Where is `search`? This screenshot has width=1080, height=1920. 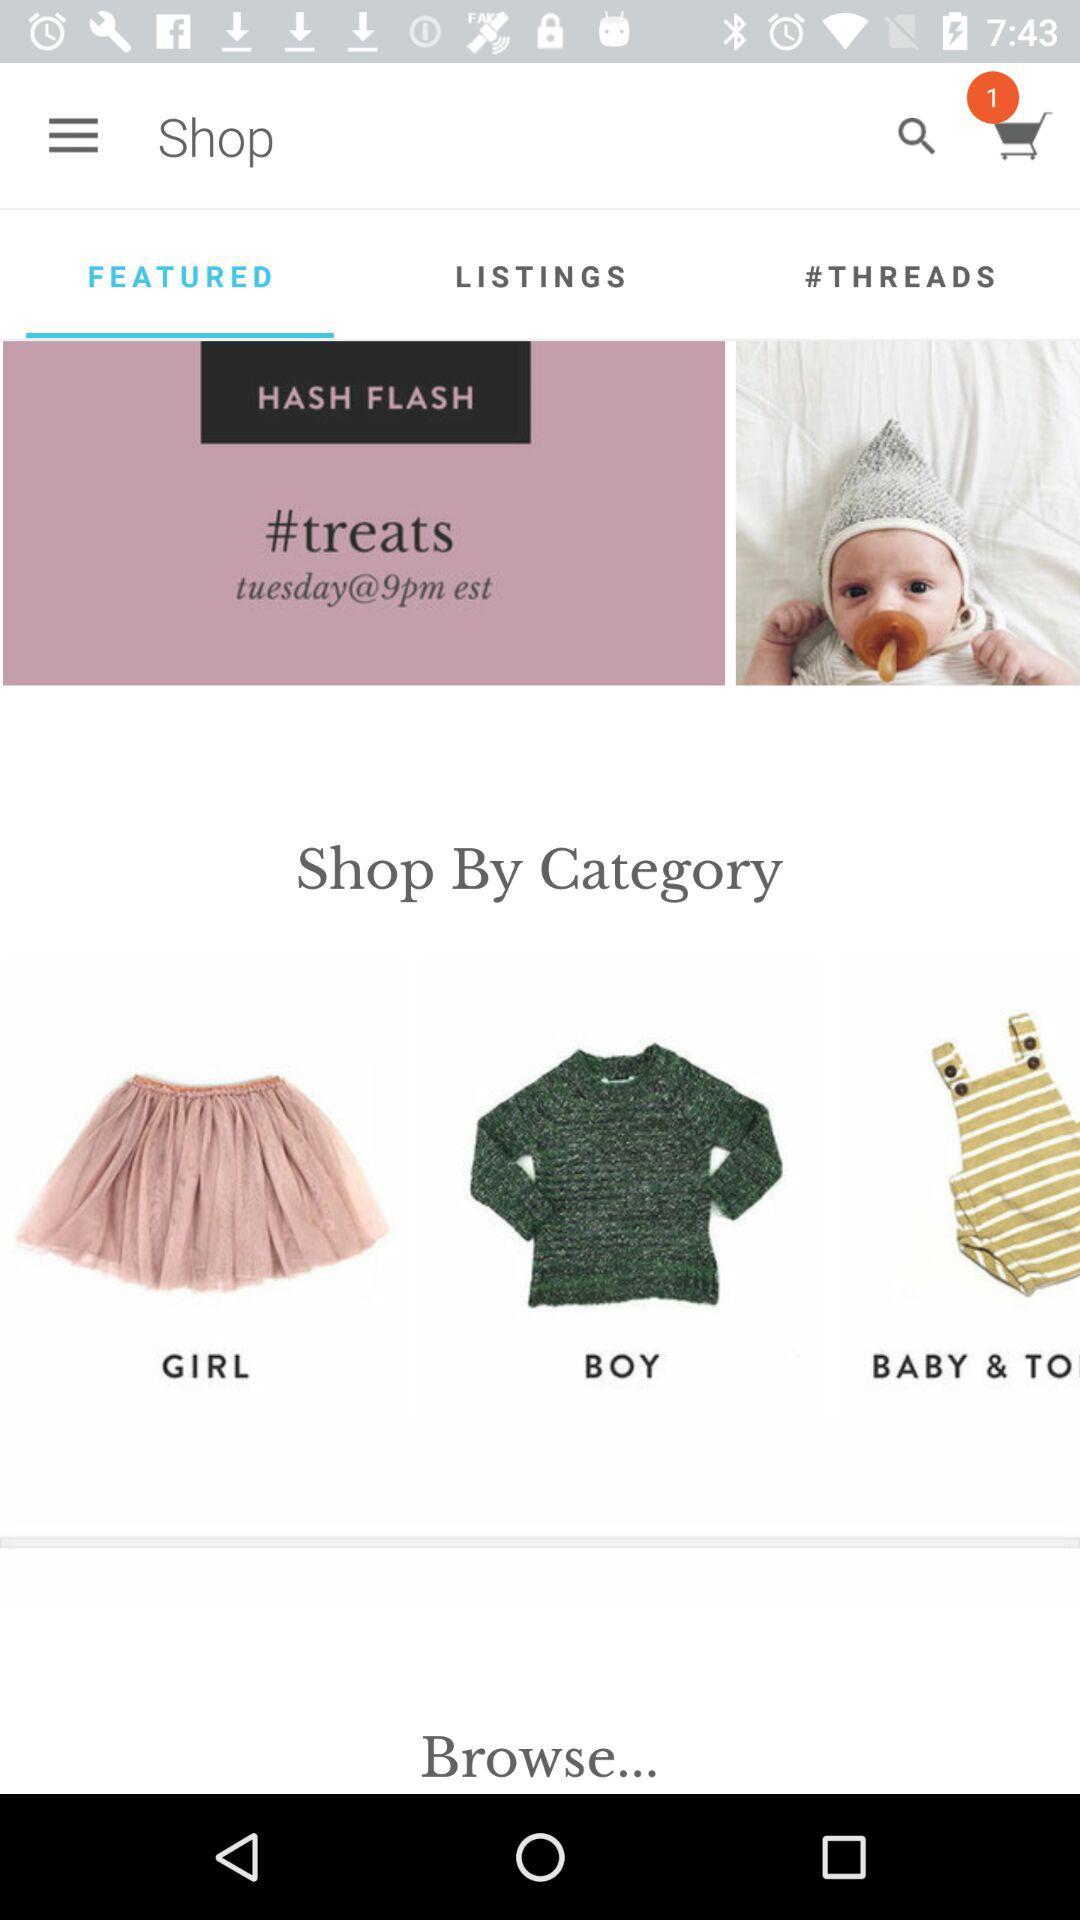 search is located at coordinates (916, 135).